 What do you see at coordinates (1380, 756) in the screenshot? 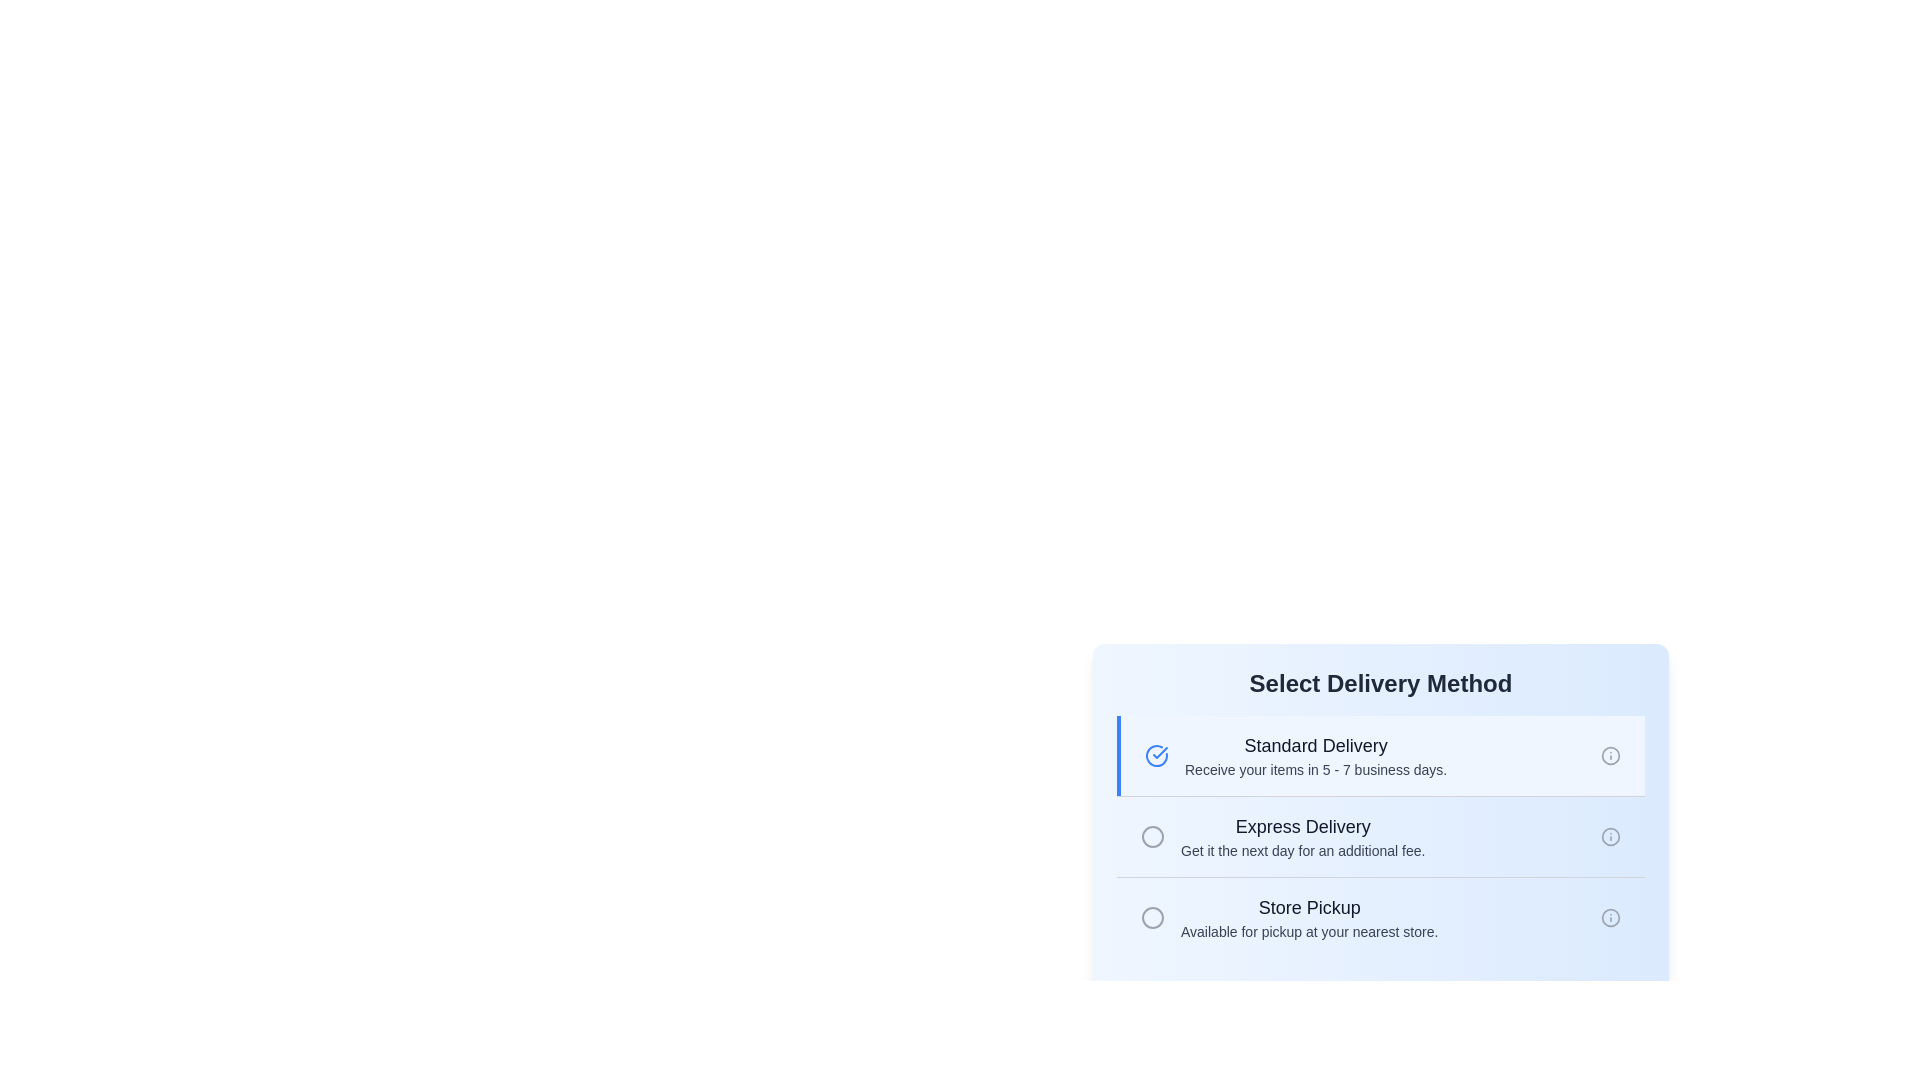
I see `the topmost selectable list item for 'Standard Delivery', which has a light blue background and a blue vertical border on the left` at bounding box center [1380, 756].